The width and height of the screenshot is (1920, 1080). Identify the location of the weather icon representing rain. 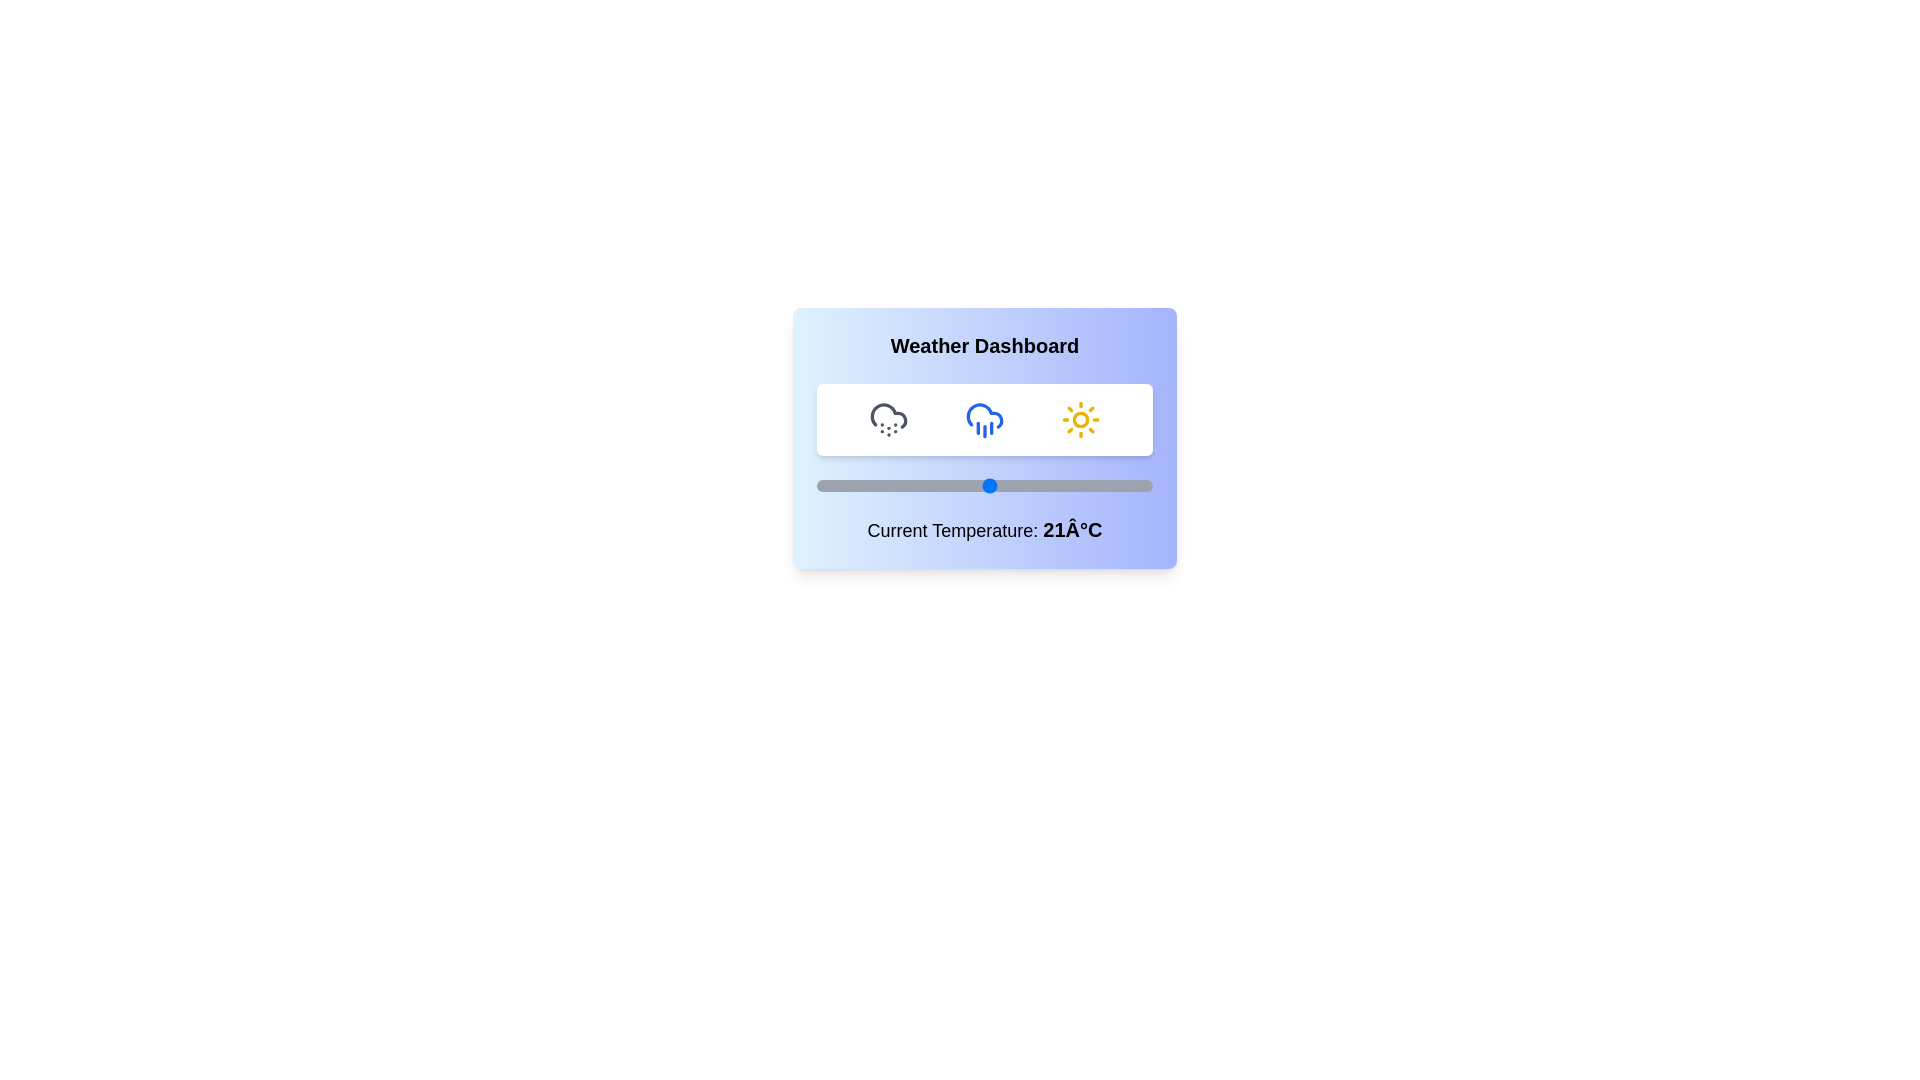
(984, 419).